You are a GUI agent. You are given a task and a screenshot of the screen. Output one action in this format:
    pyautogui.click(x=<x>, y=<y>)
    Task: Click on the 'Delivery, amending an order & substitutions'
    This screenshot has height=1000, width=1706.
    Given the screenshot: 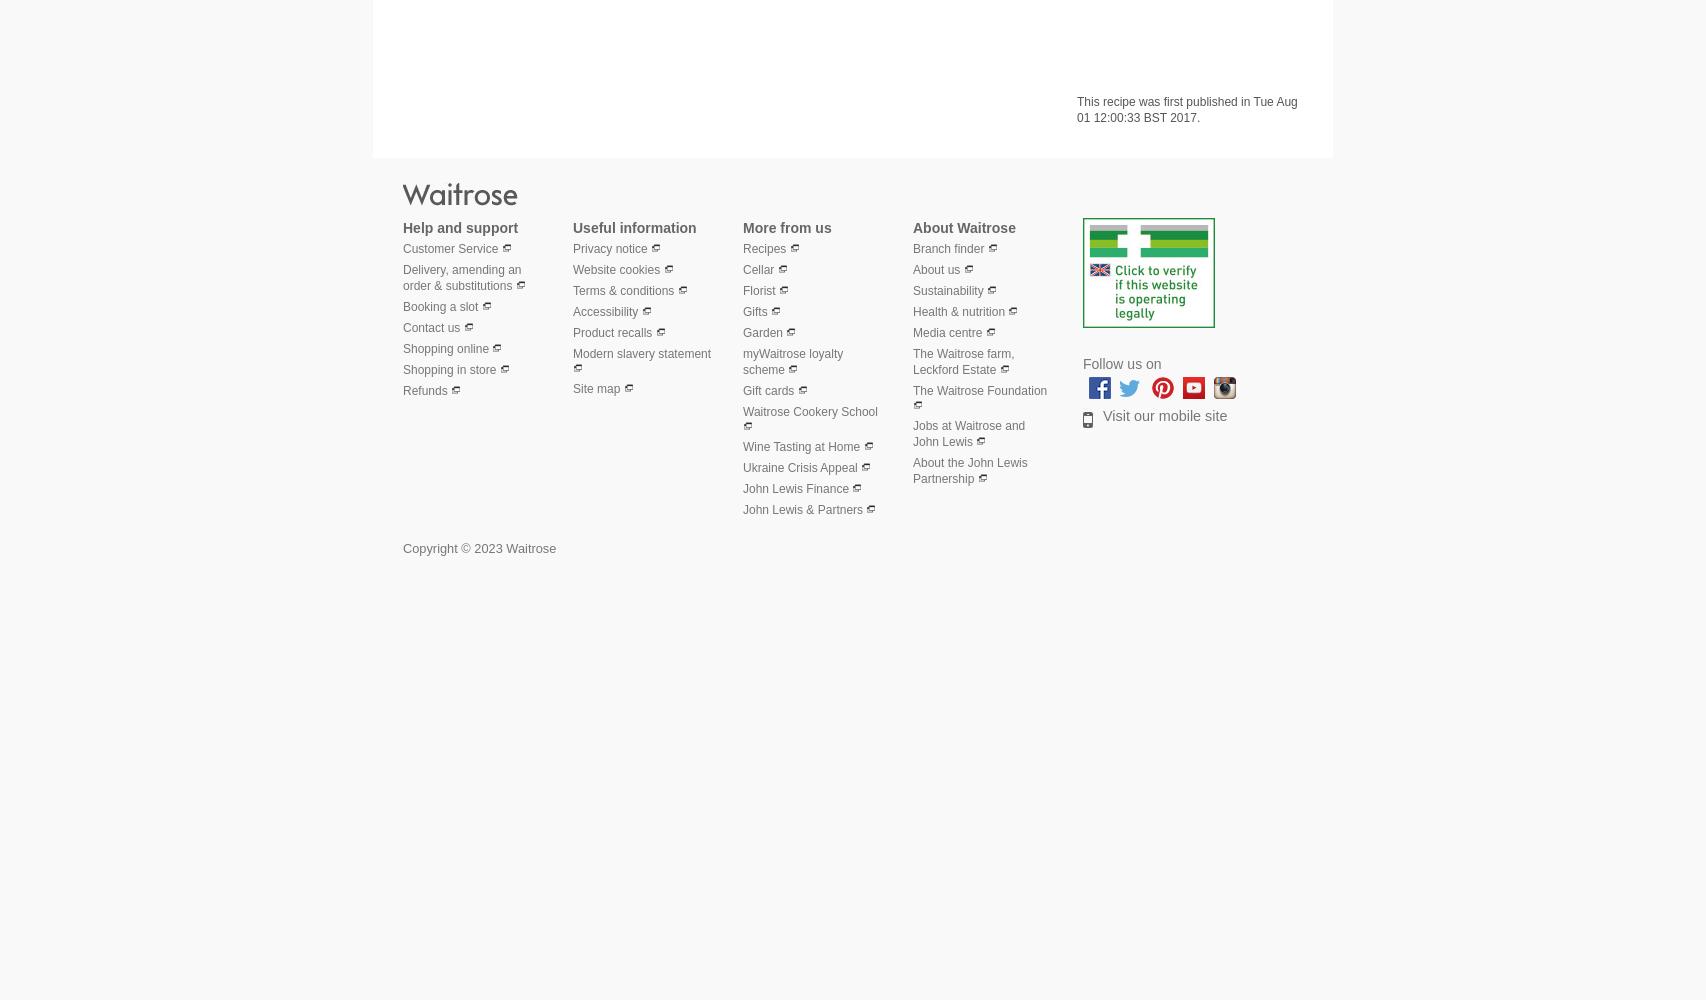 What is the action you would take?
    pyautogui.click(x=460, y=277)
    